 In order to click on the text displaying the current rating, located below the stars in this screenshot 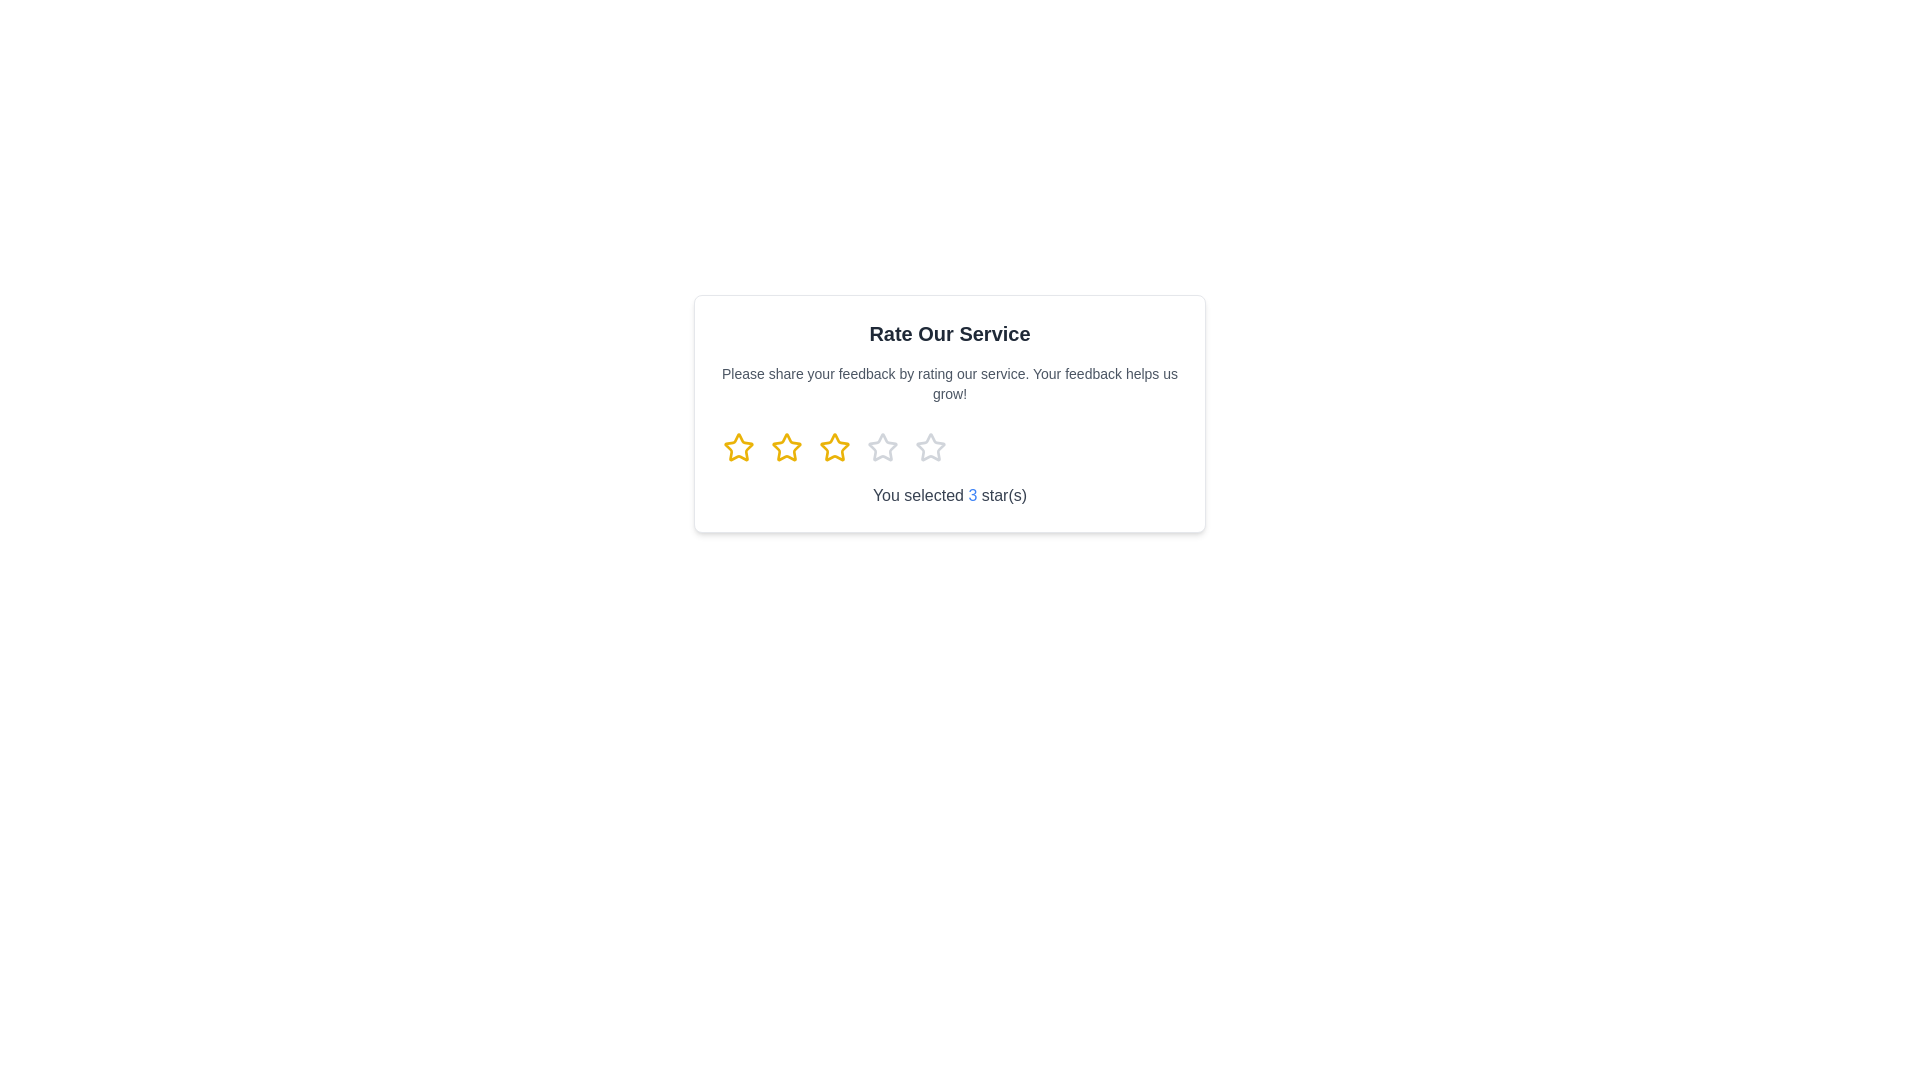, I will do `click(949, 495)`.